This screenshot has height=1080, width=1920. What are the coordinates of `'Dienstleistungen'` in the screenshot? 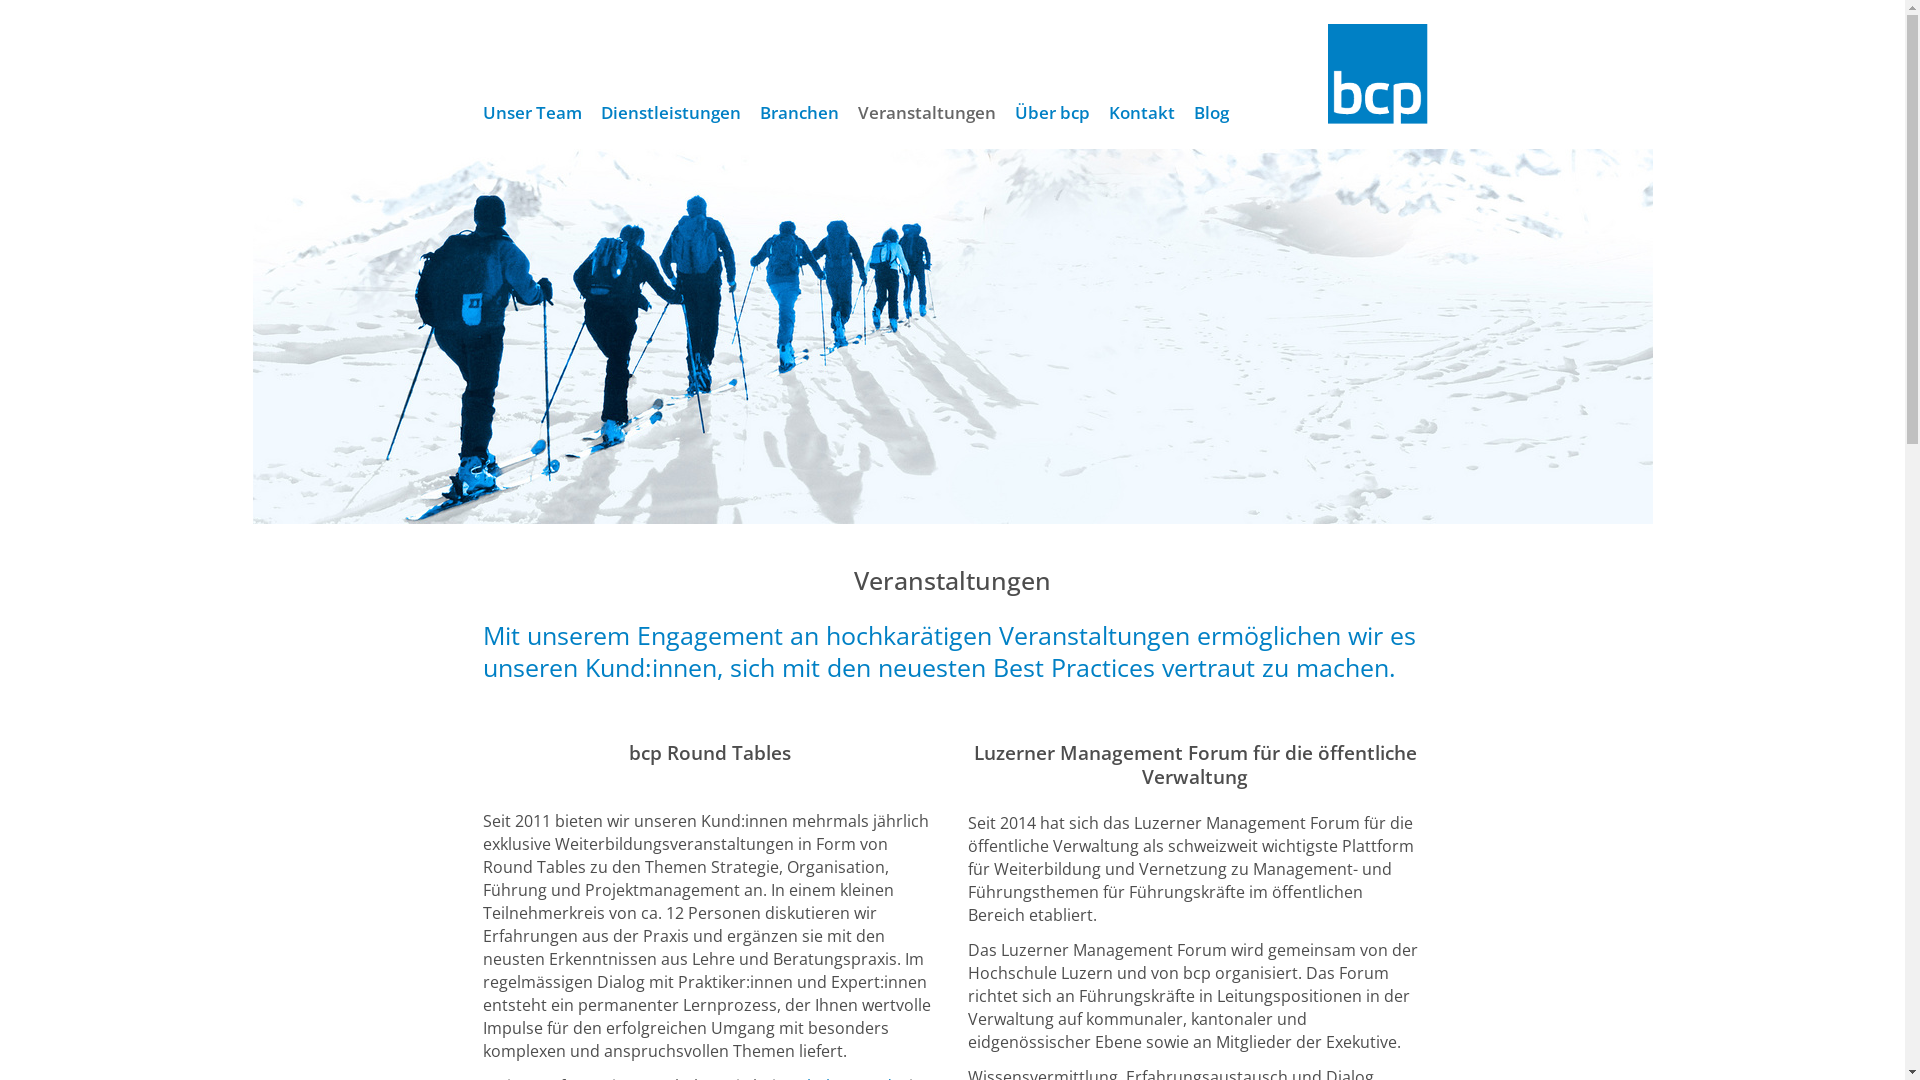 It's located at (671, 112).